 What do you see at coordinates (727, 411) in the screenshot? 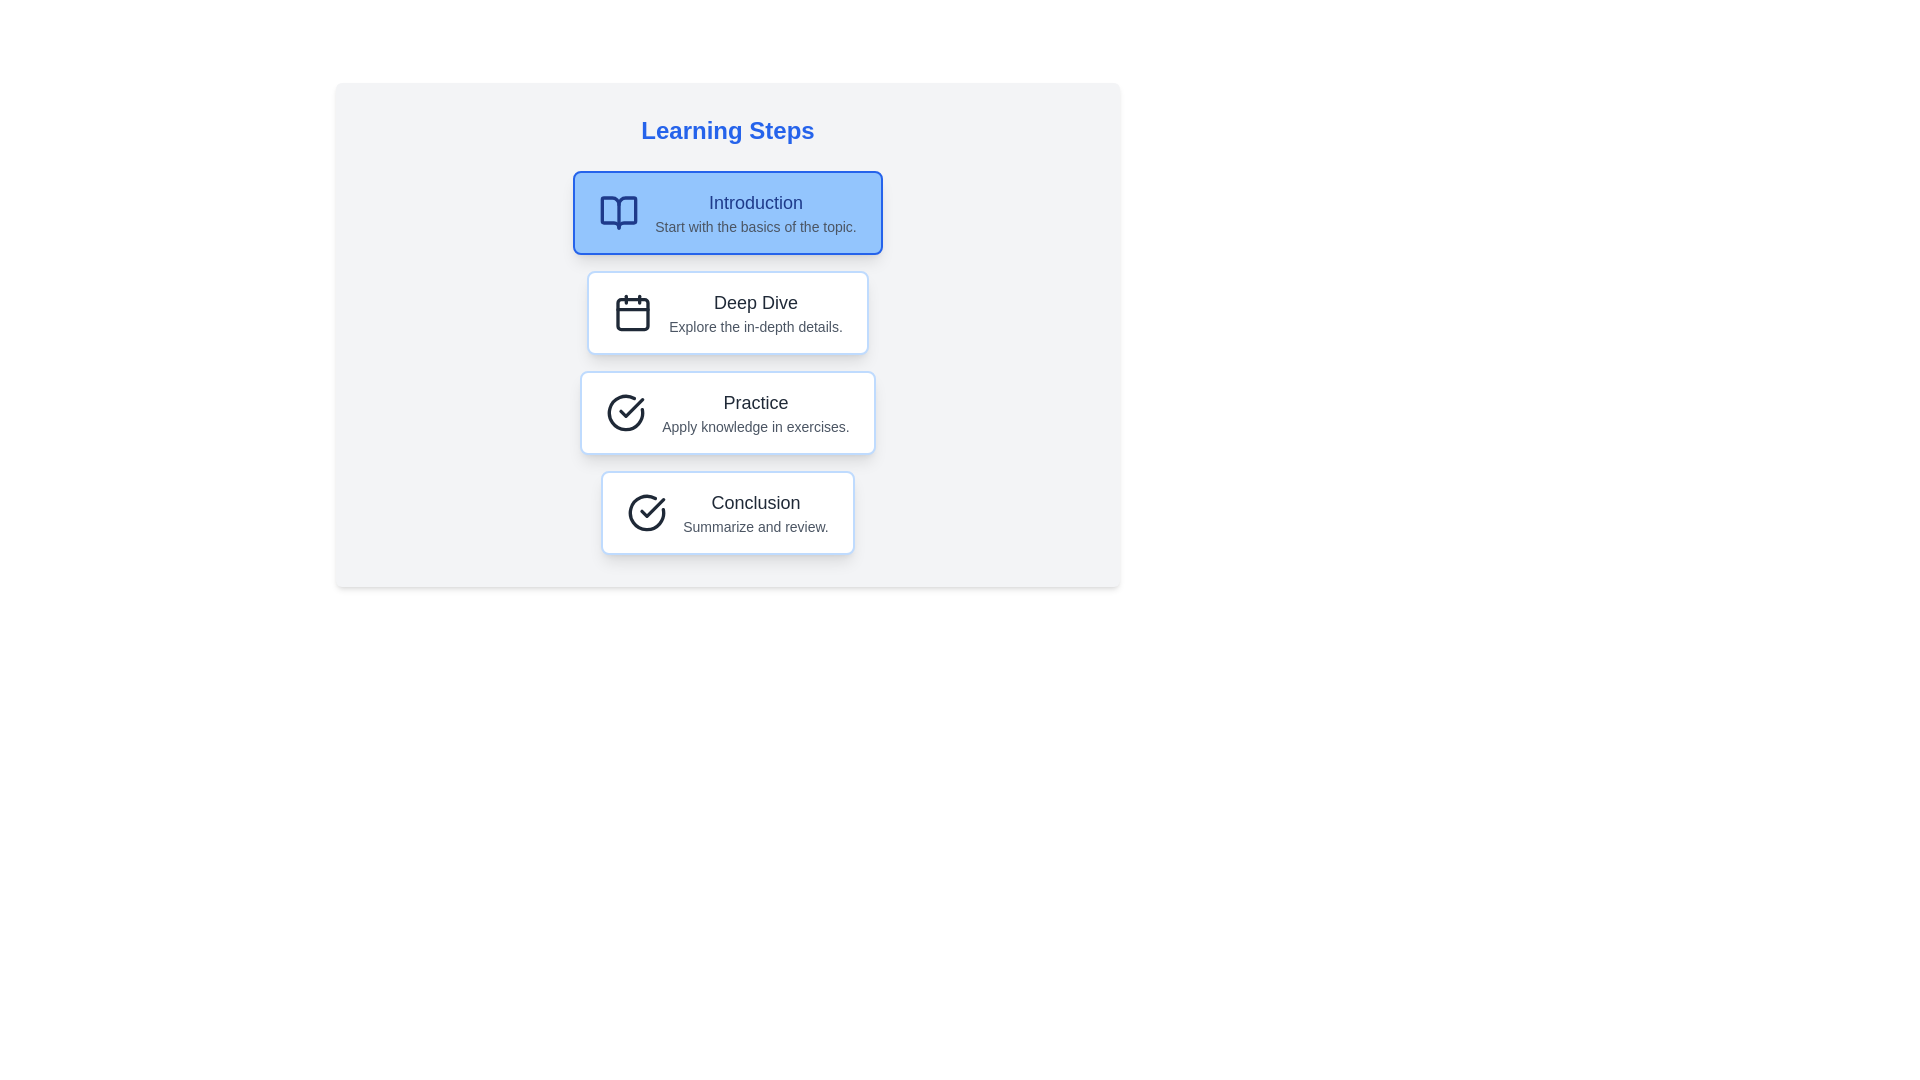
I see `the clickable instructional step labeled 'Practice' to receive additional UI feedback. This element is located in the third item block of the 'Learning Steps' section, positioned below the 'Deep Dive' block and above the 'Conclusion' block` at bounding box center [727, 411].